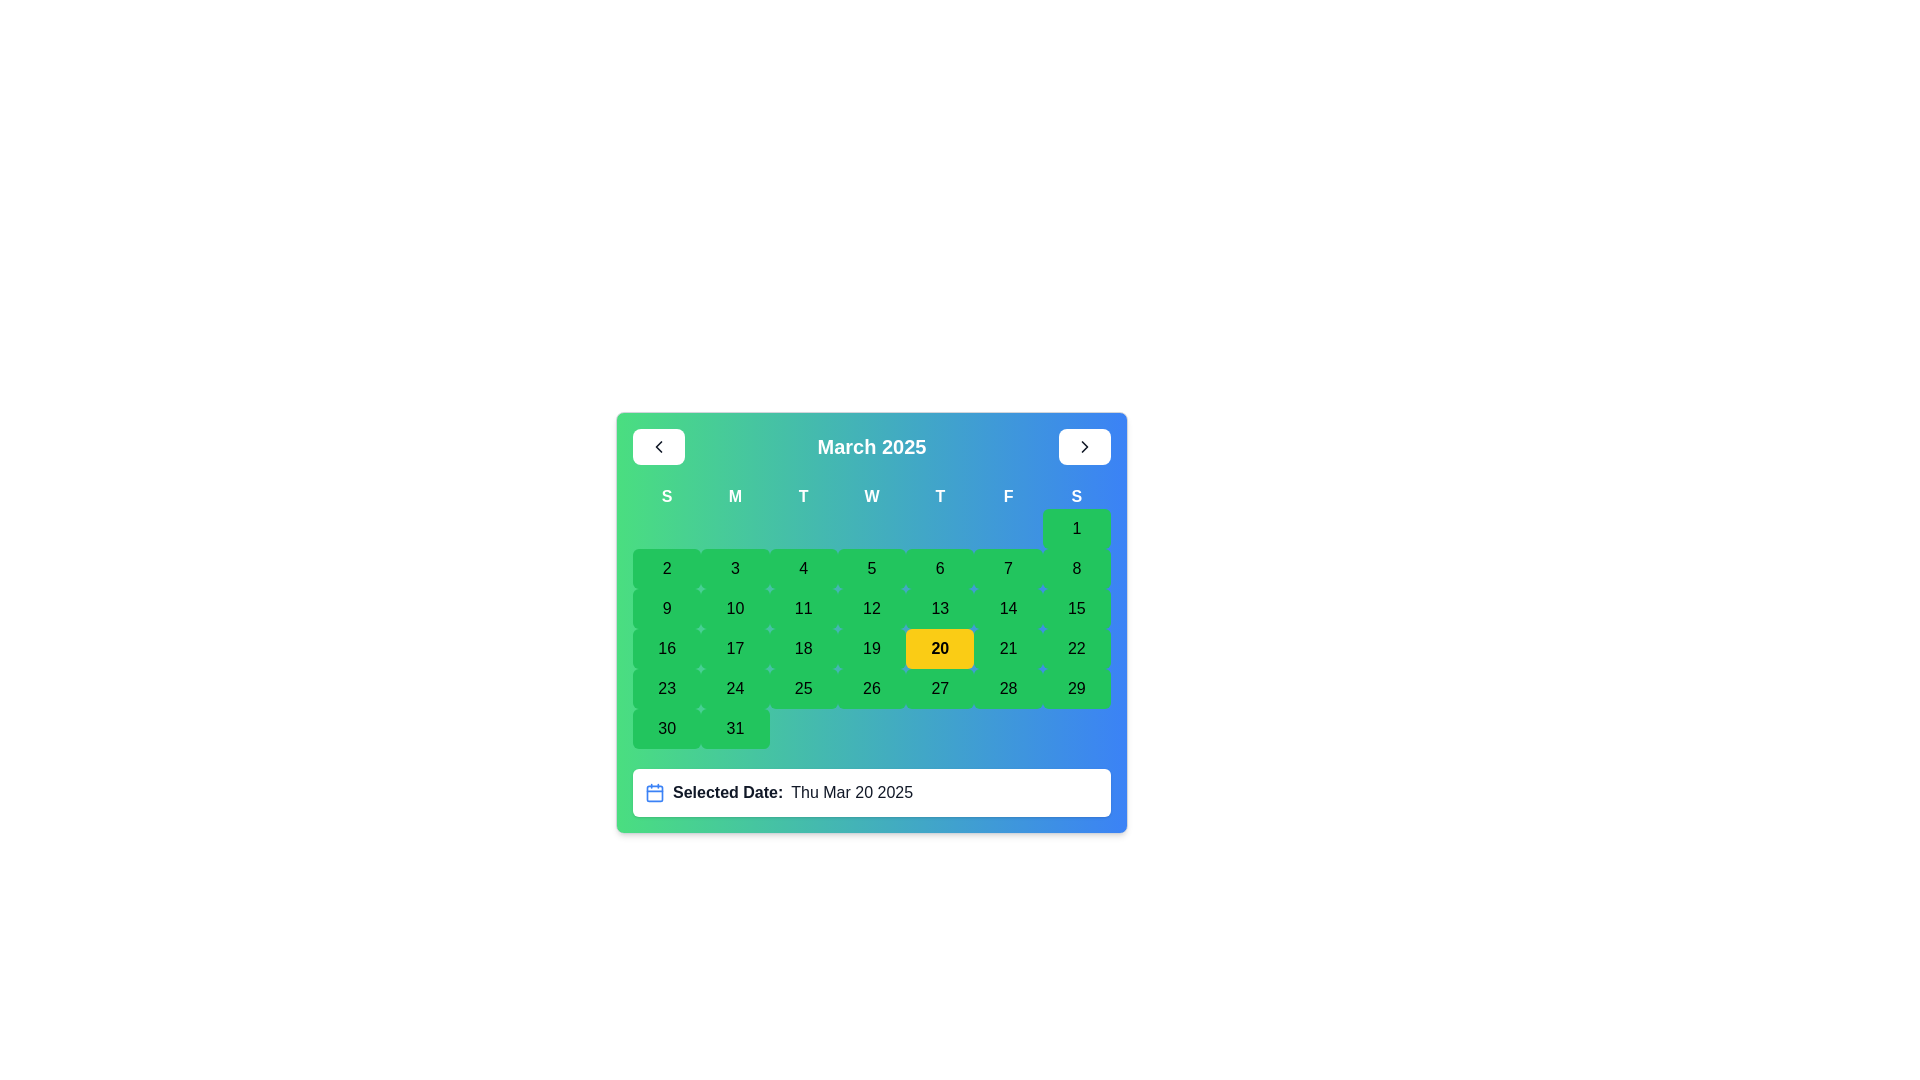 The width and height of the screenshot is (1920, 1080). What do you see at coordinates (803, 496) in the screenshot?
I see `the label representing Tuesday in the calendar interface, located beneath the 'March 2025' header, adjacent to 'M' and 'W'` at bounding box center [803, 496].